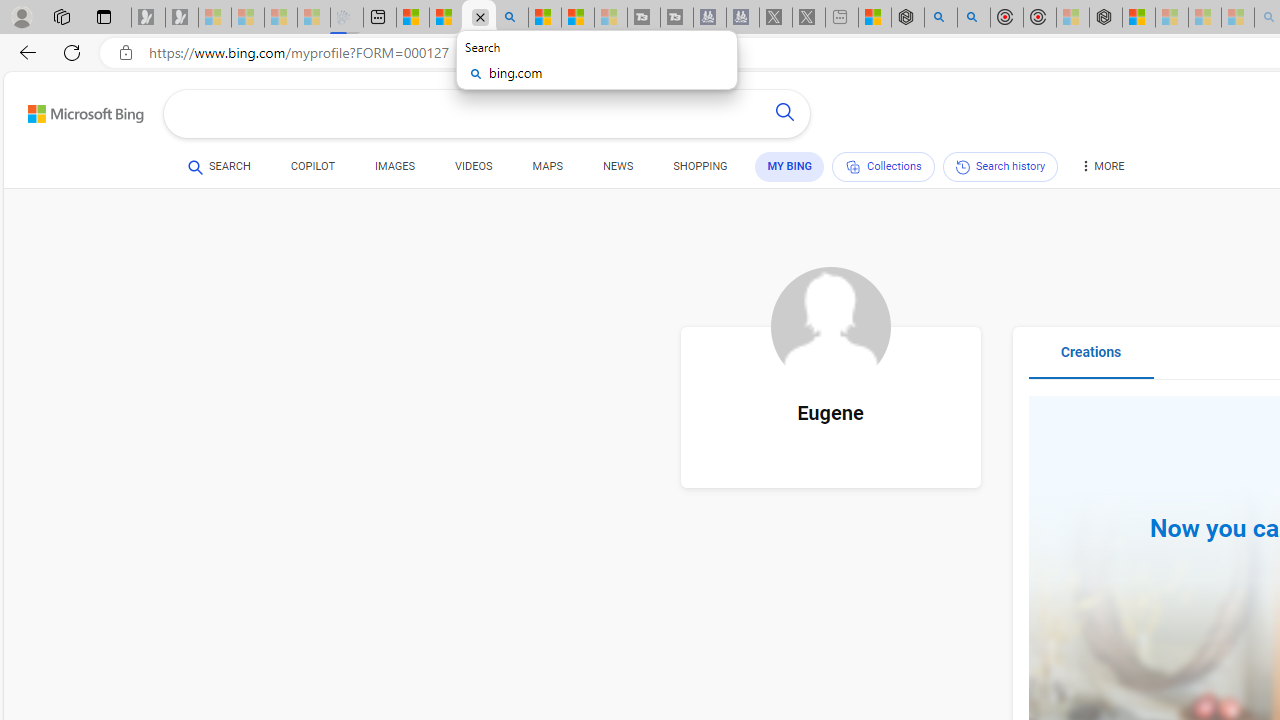 This screenshot has height=720, width=1280. Describe the element at coordinates (808, 17) in the screenshot. I see `'X - Sleeping'` at that location.